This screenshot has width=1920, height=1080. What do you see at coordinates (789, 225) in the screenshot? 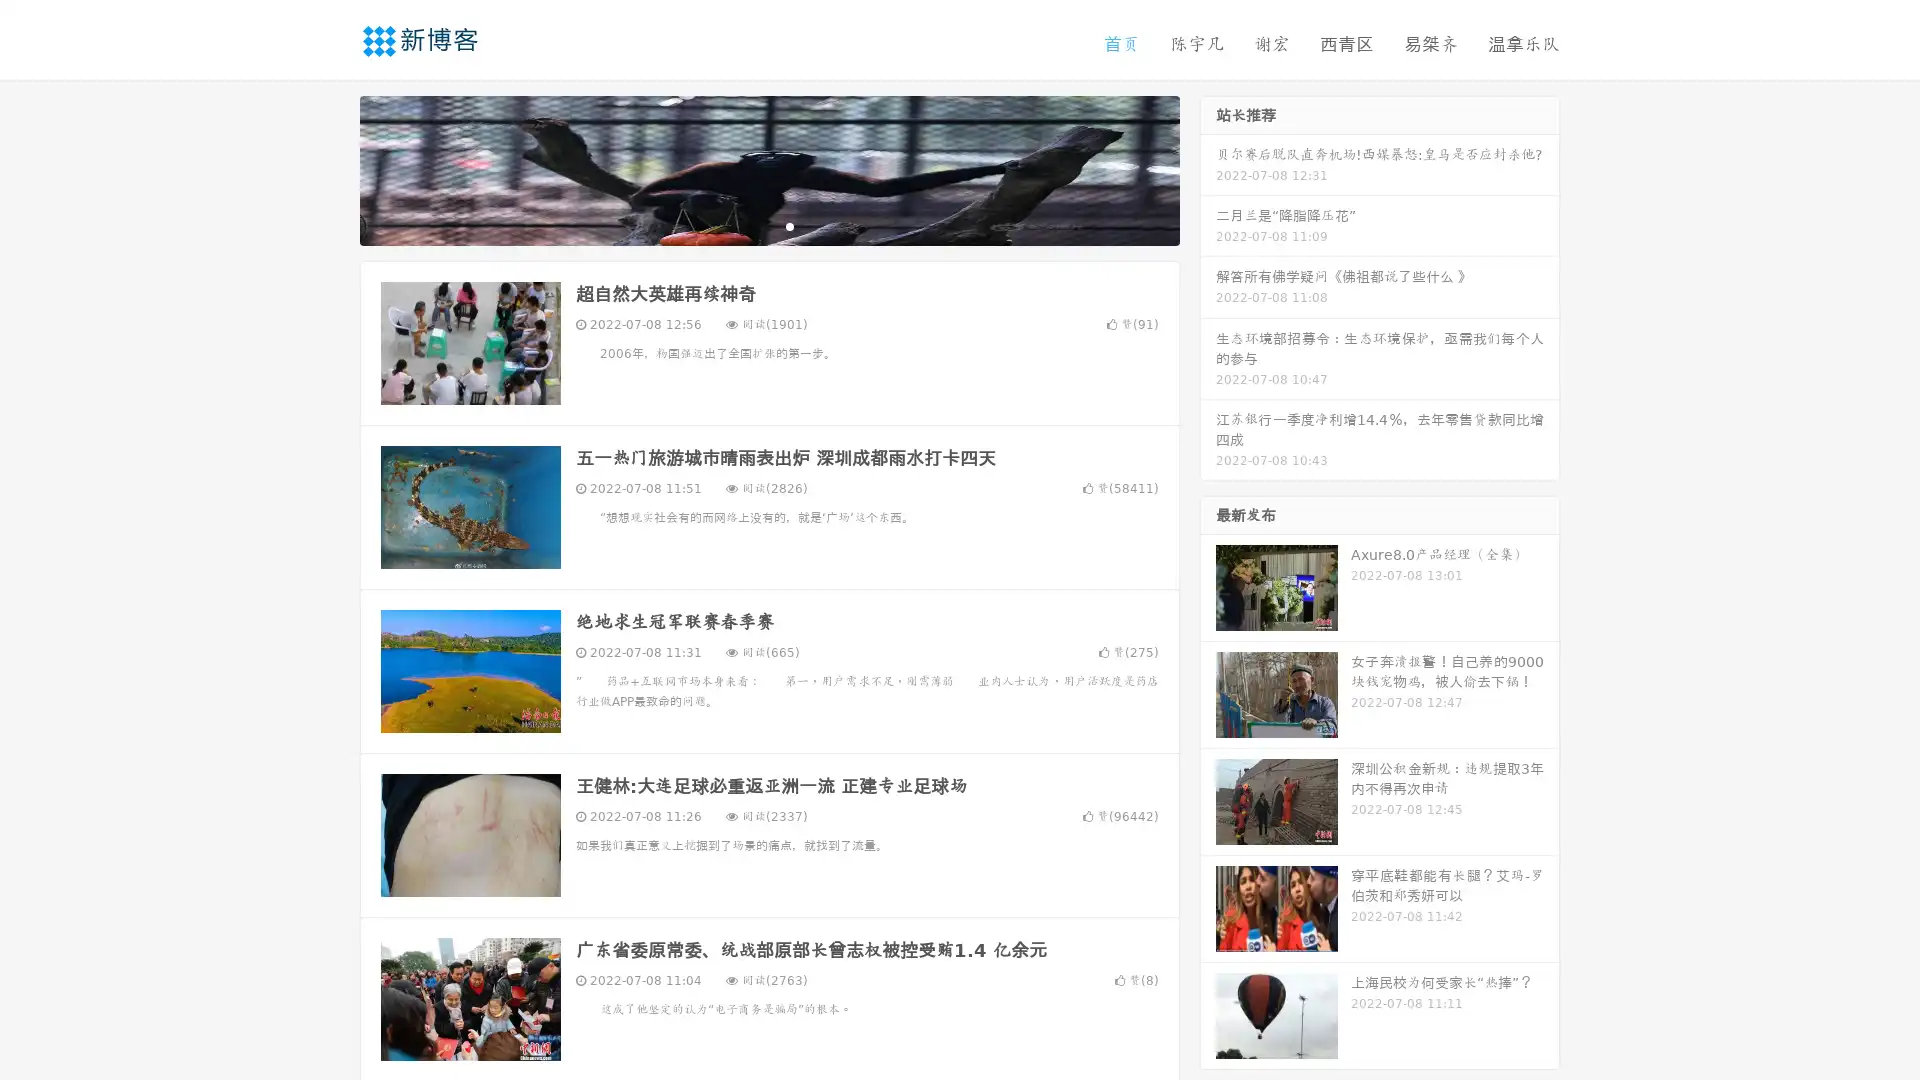
I see `Go to slide 3` at bounding box center [789, 225].